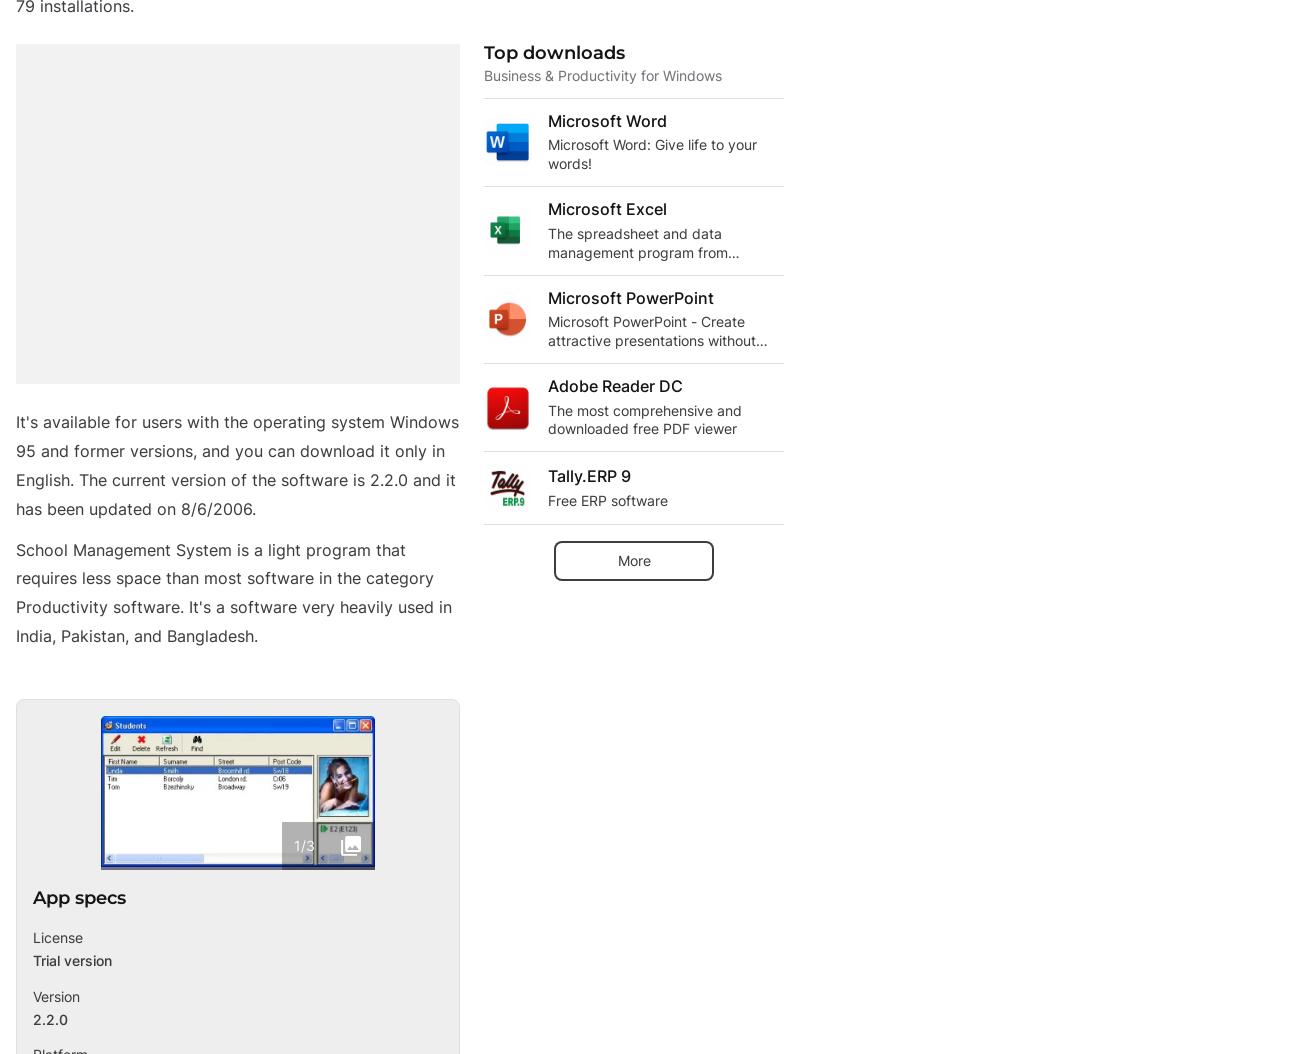 This screenshot has height=1054, width=1294. What do you see at coordinates (93, 1019) in the screenshot?
I see `'Deutsch'` at bounding box center [93, 1019].